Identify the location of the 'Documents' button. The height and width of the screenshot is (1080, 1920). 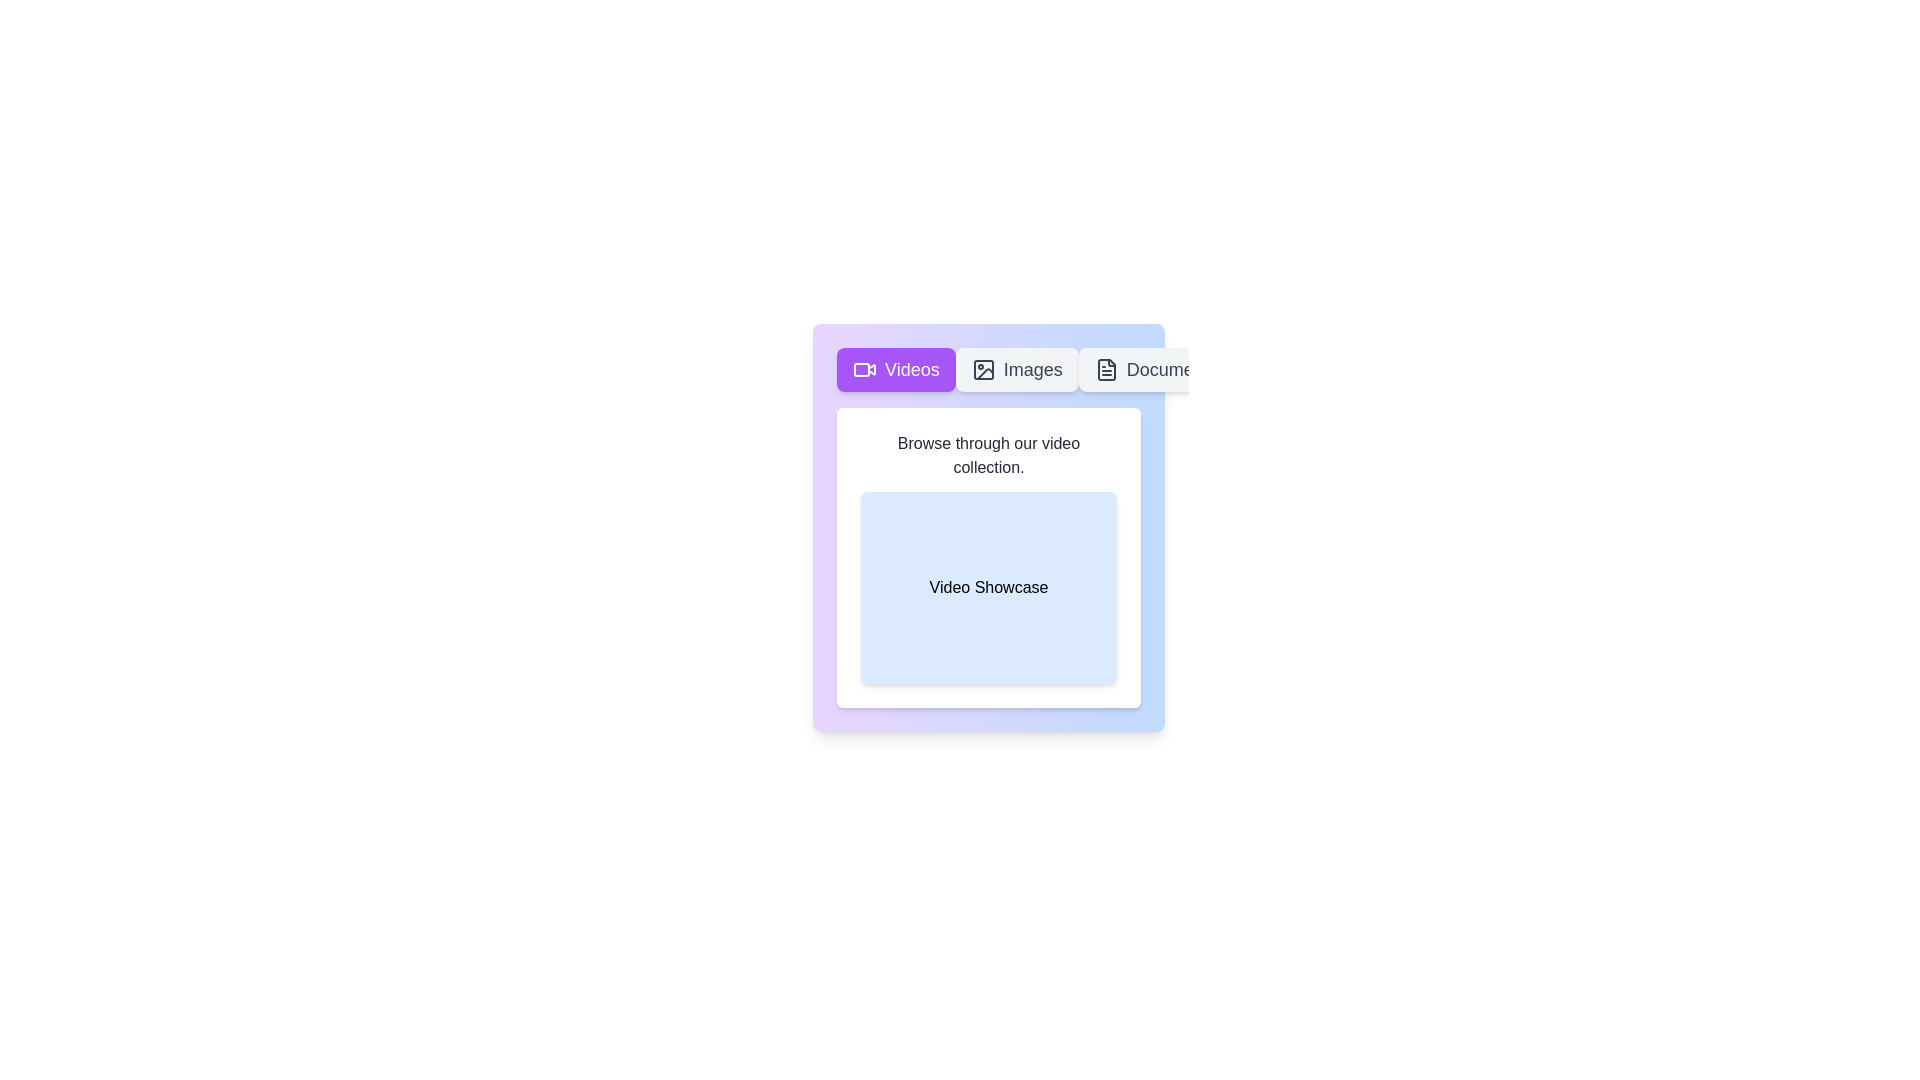
(1156, 370).